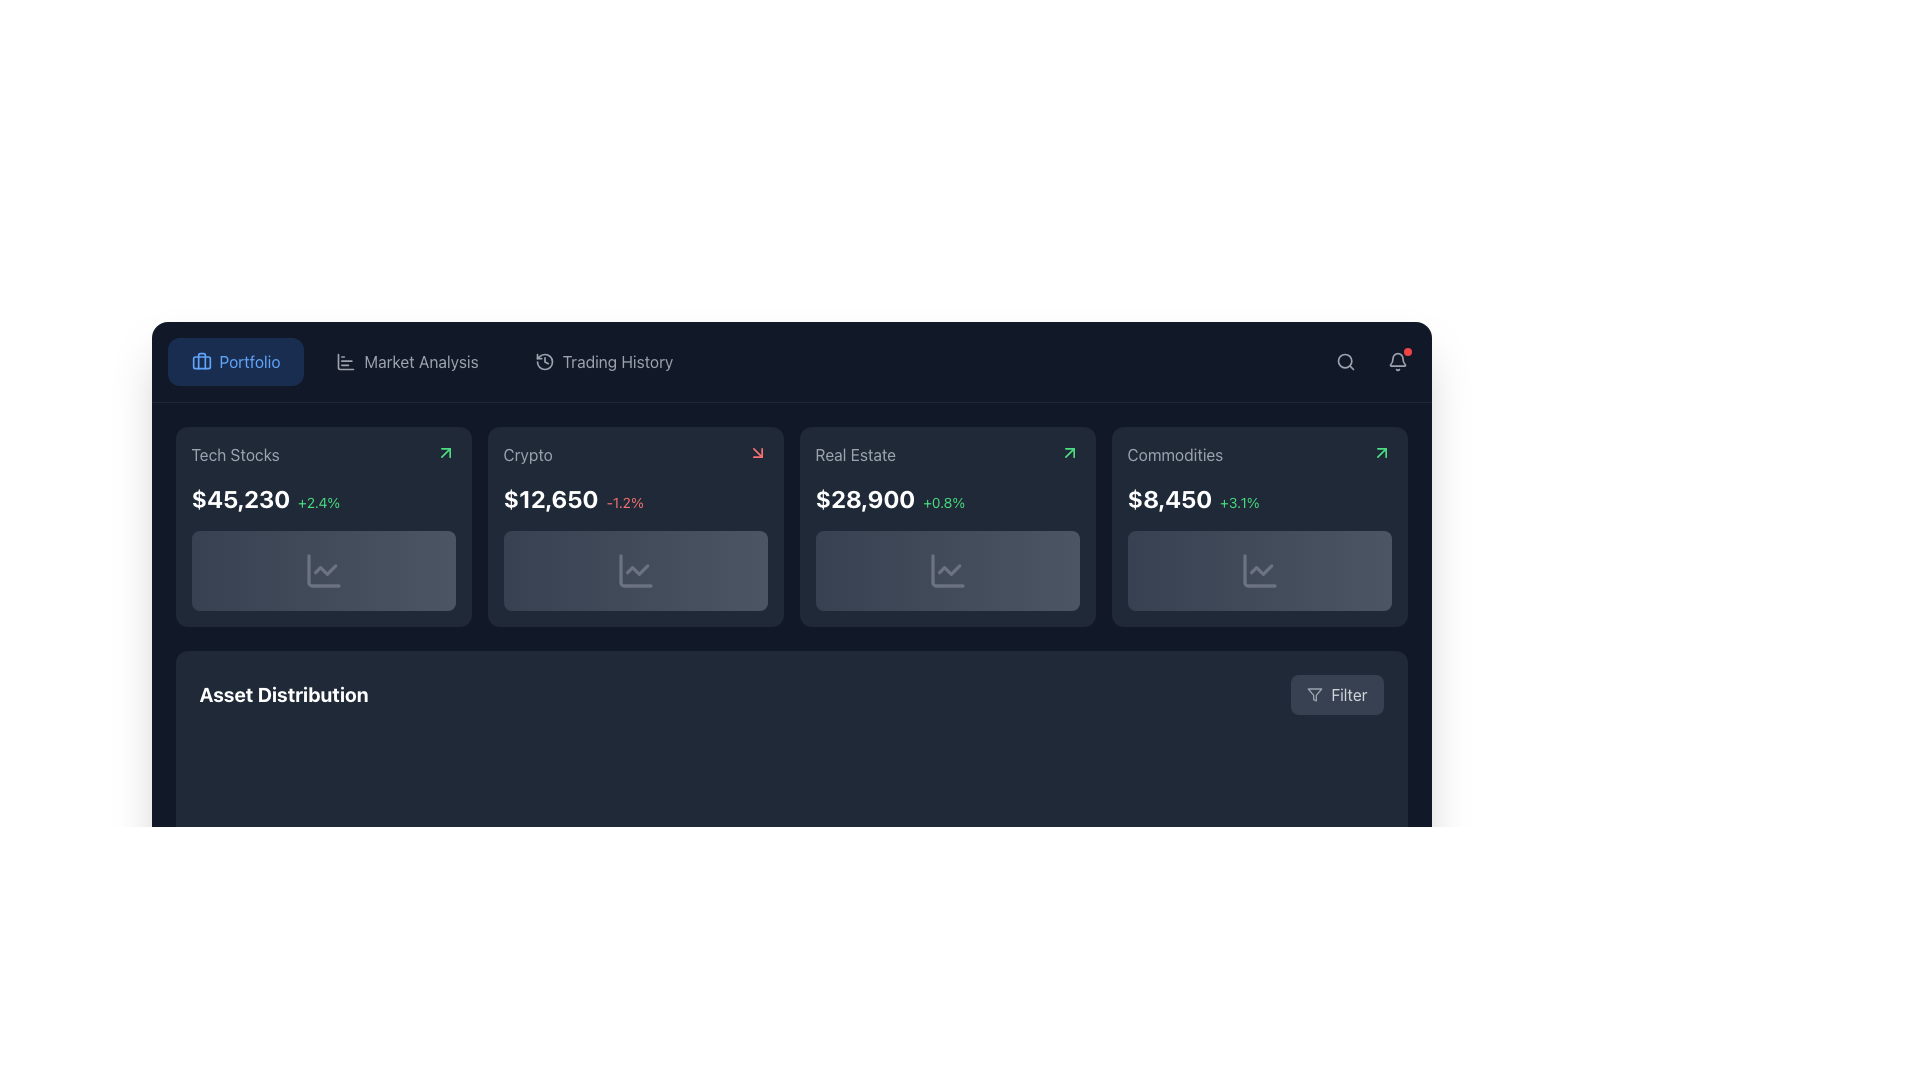  What do you see at coordinates (1258, 570) in the screenshot?
I see `icon representing activity or trends on the 'Commodities' card, which is the fourth card in the row, located centrally within the card, slightly above its bottom edge` at bounding box center [1258, 570].